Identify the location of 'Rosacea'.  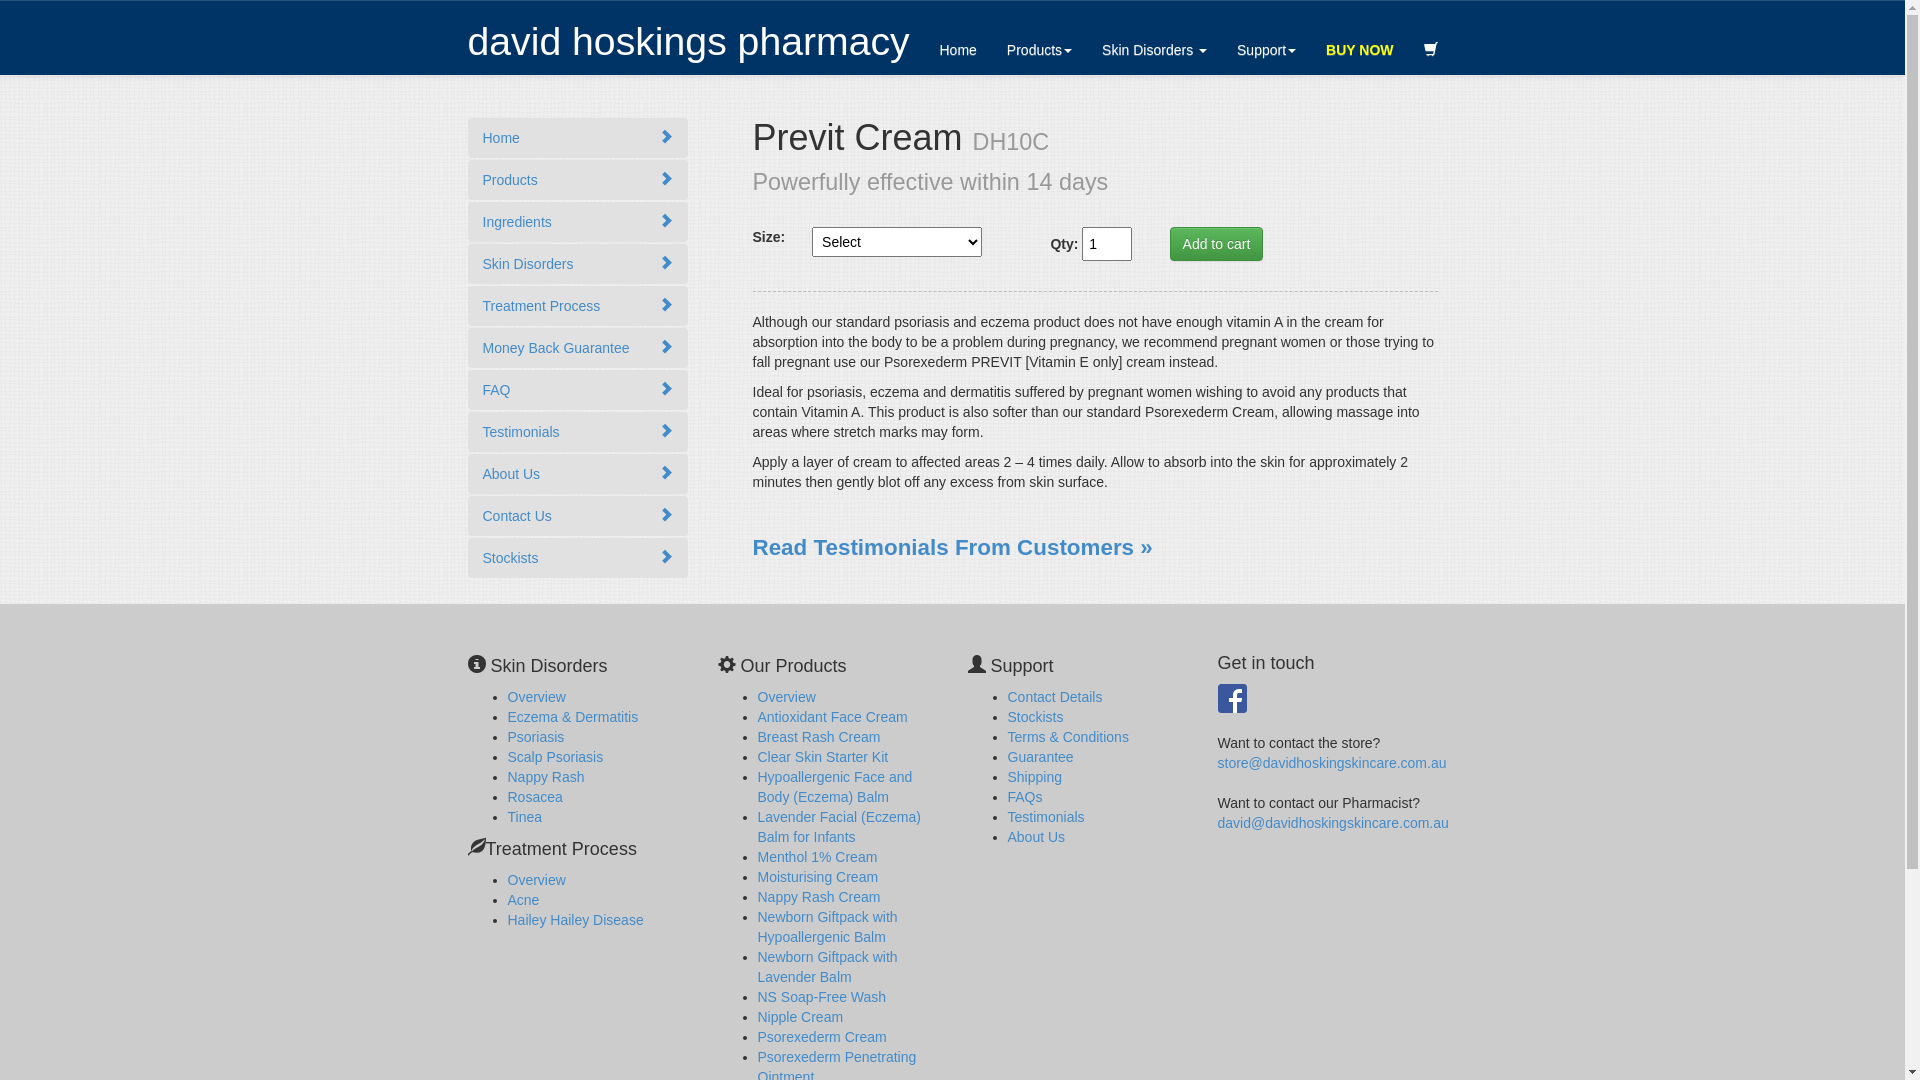
(508, 796).